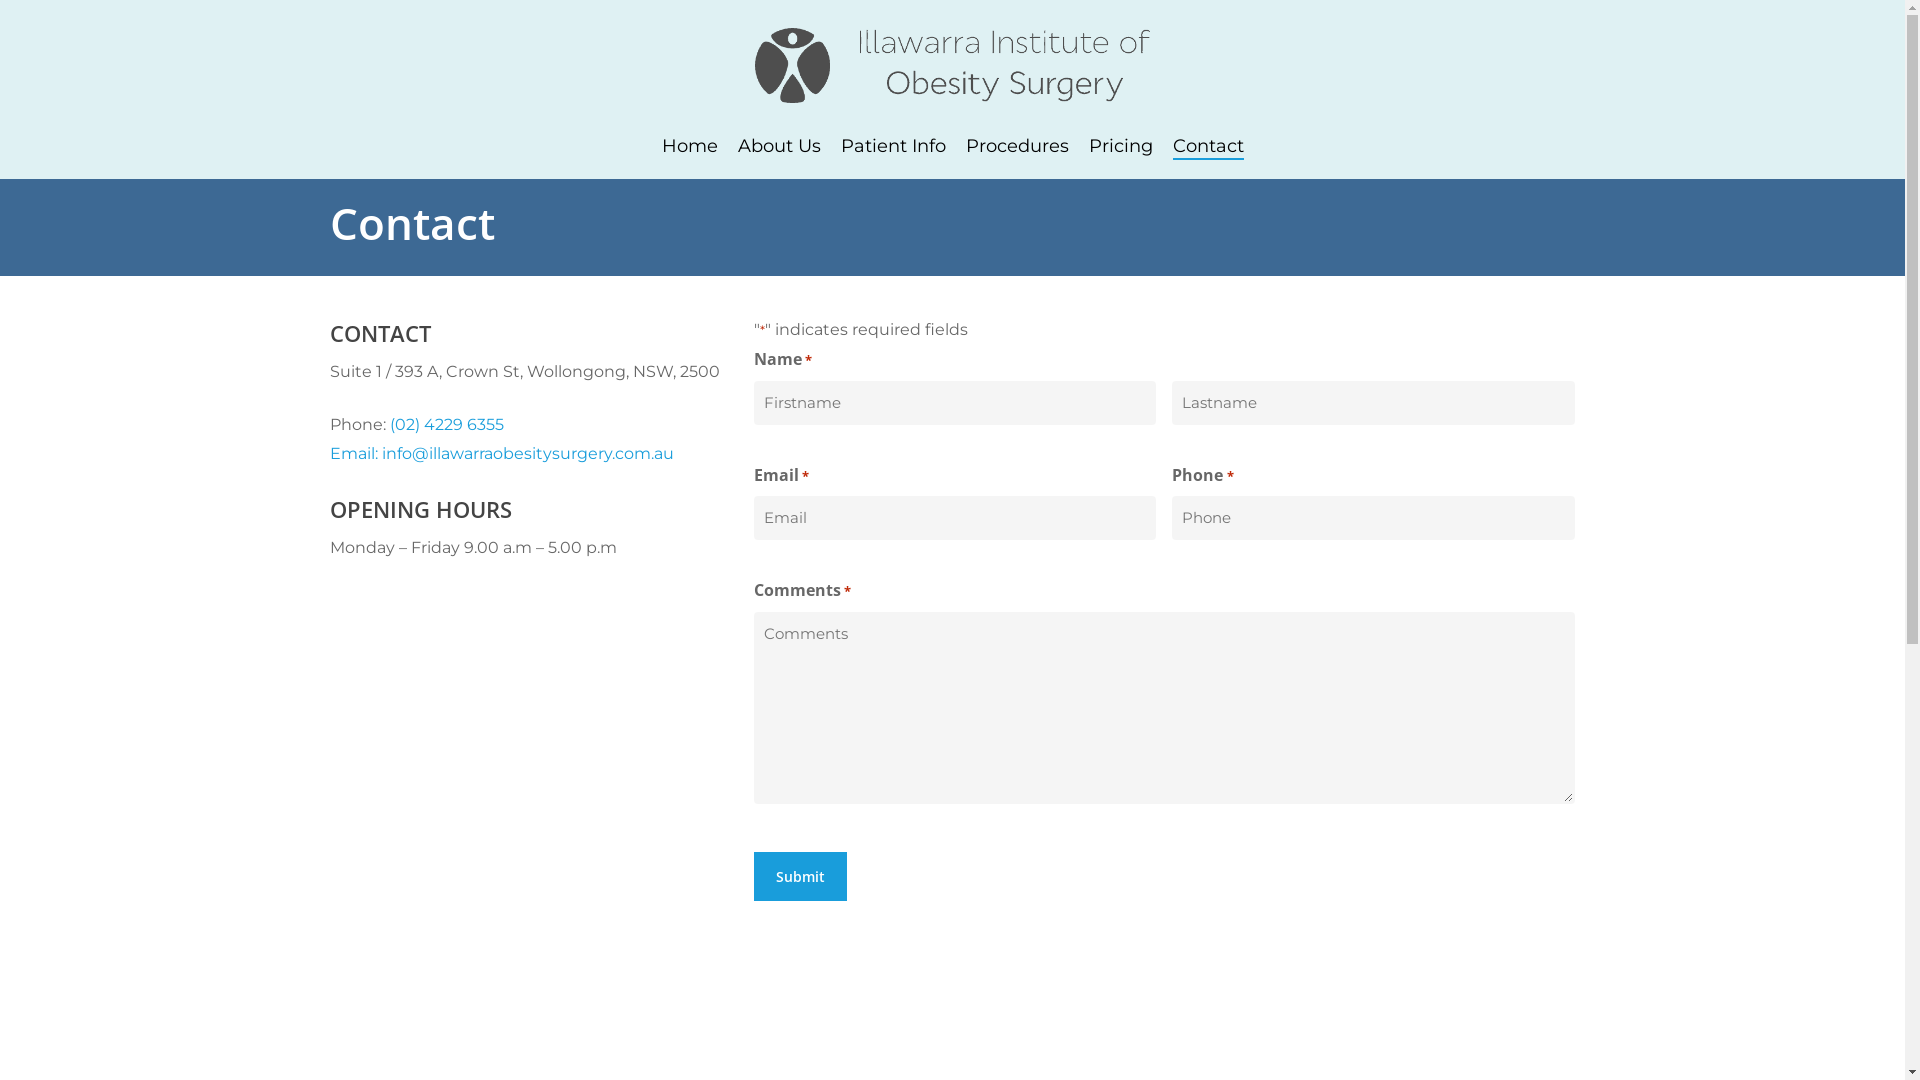 The height and width of the screenshot is (1080, 1920). What do you see at coordinates (891, 145) in the screenshot?
I see `'Patient Info'` at bounding box center [891, 145].